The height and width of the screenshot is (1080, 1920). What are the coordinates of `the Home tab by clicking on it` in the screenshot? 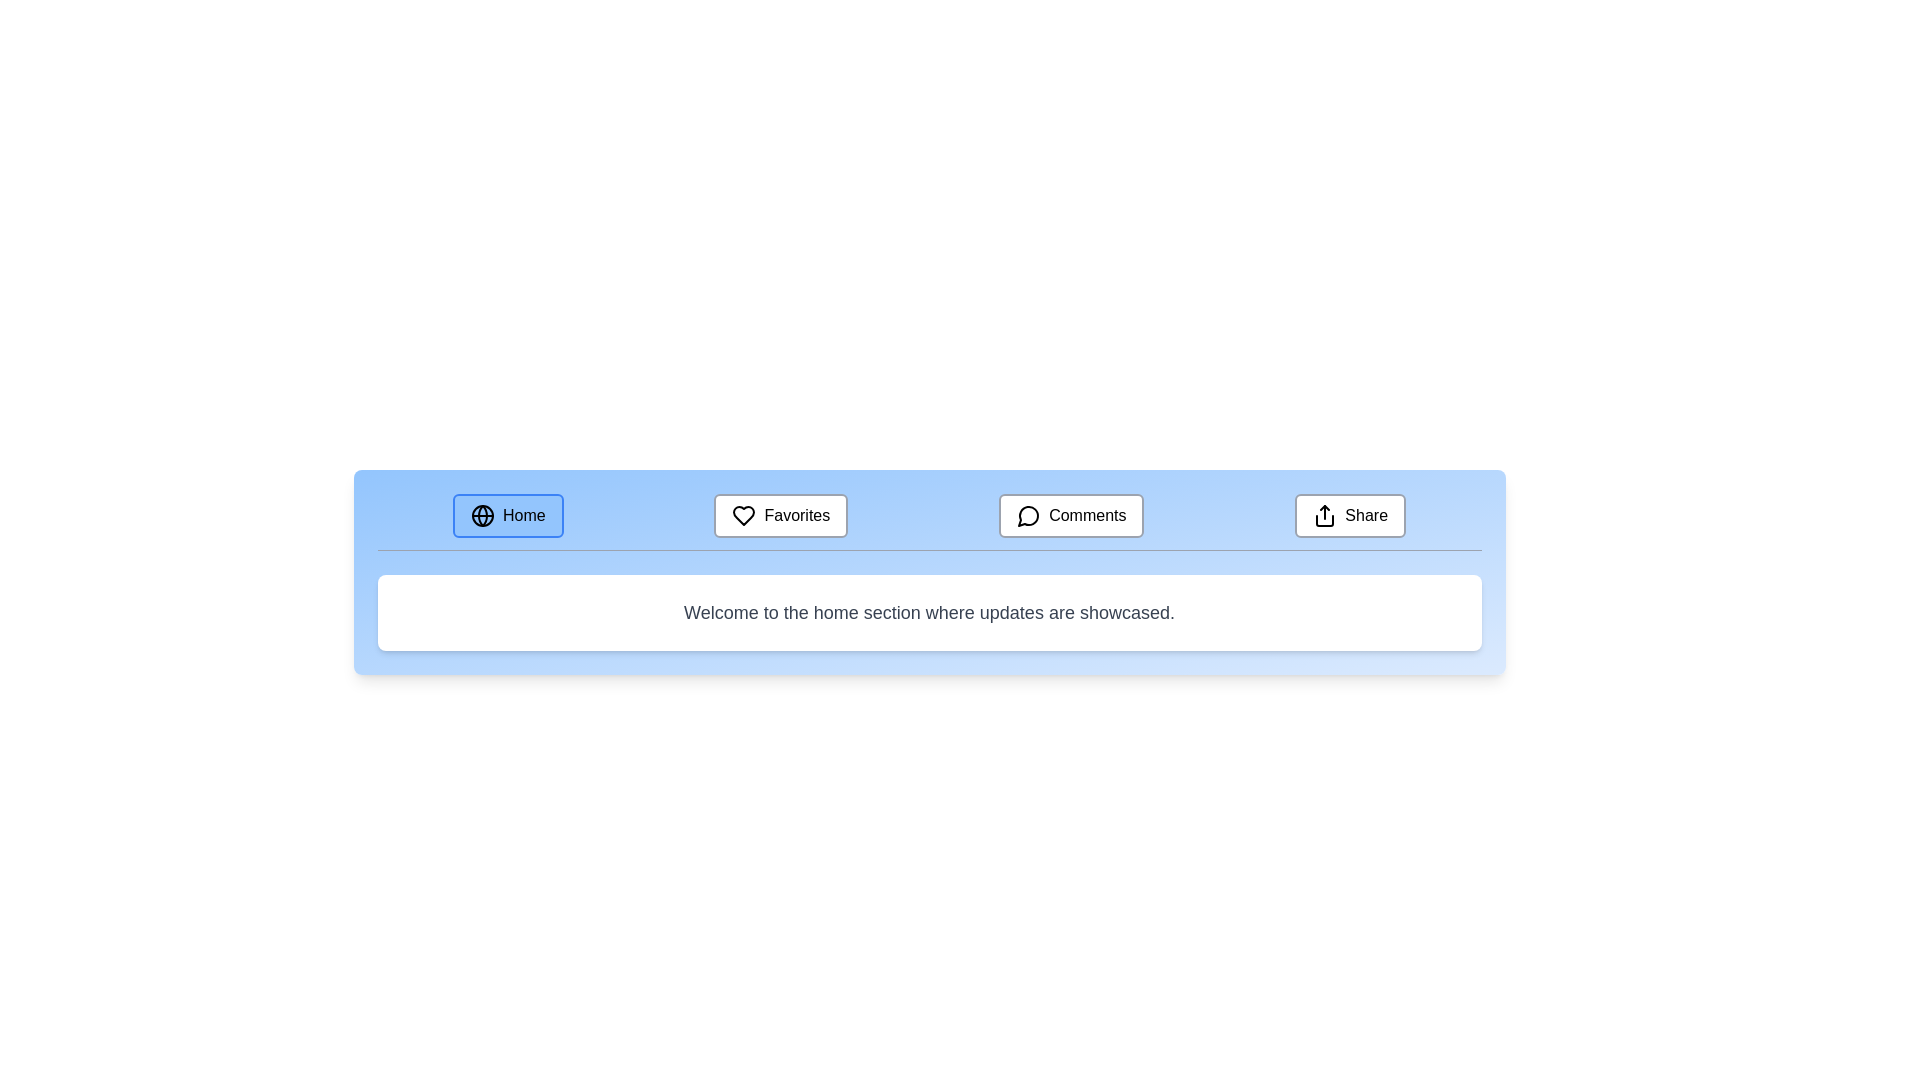 It's located at (508, 515).